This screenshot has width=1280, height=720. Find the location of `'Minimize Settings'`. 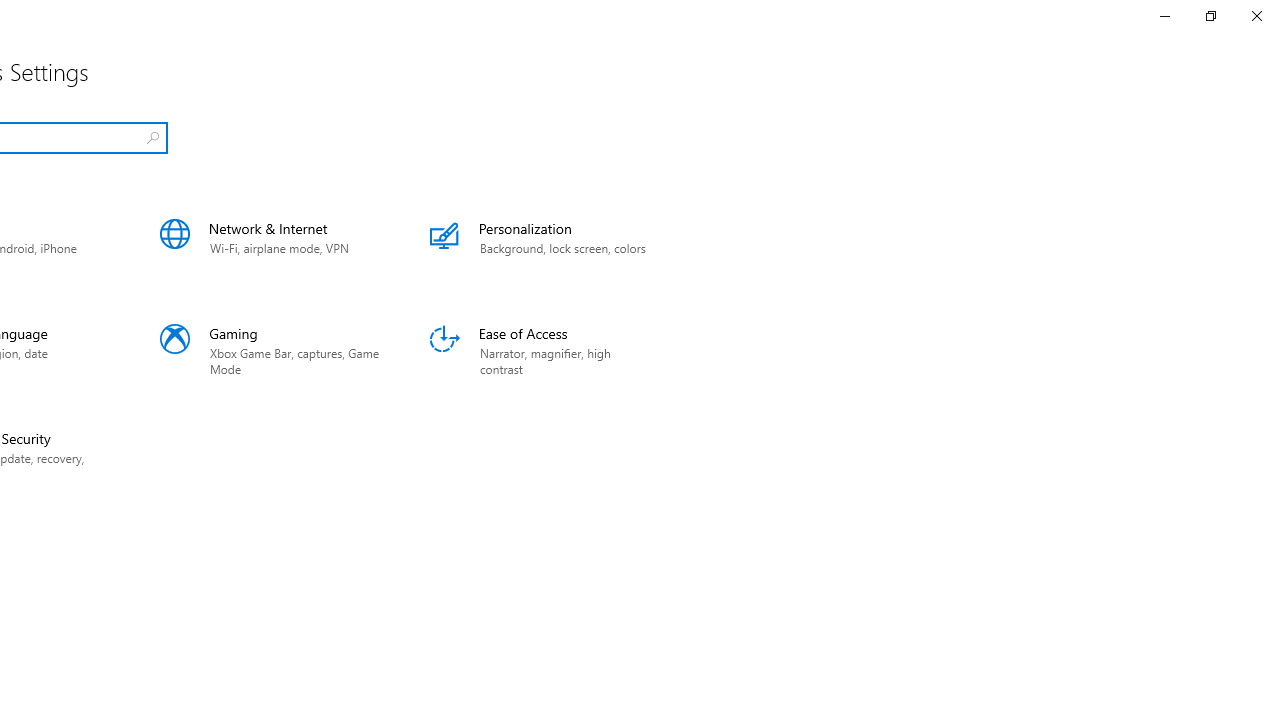

'Minimize Settings' is located at coordinates (1164, 15).